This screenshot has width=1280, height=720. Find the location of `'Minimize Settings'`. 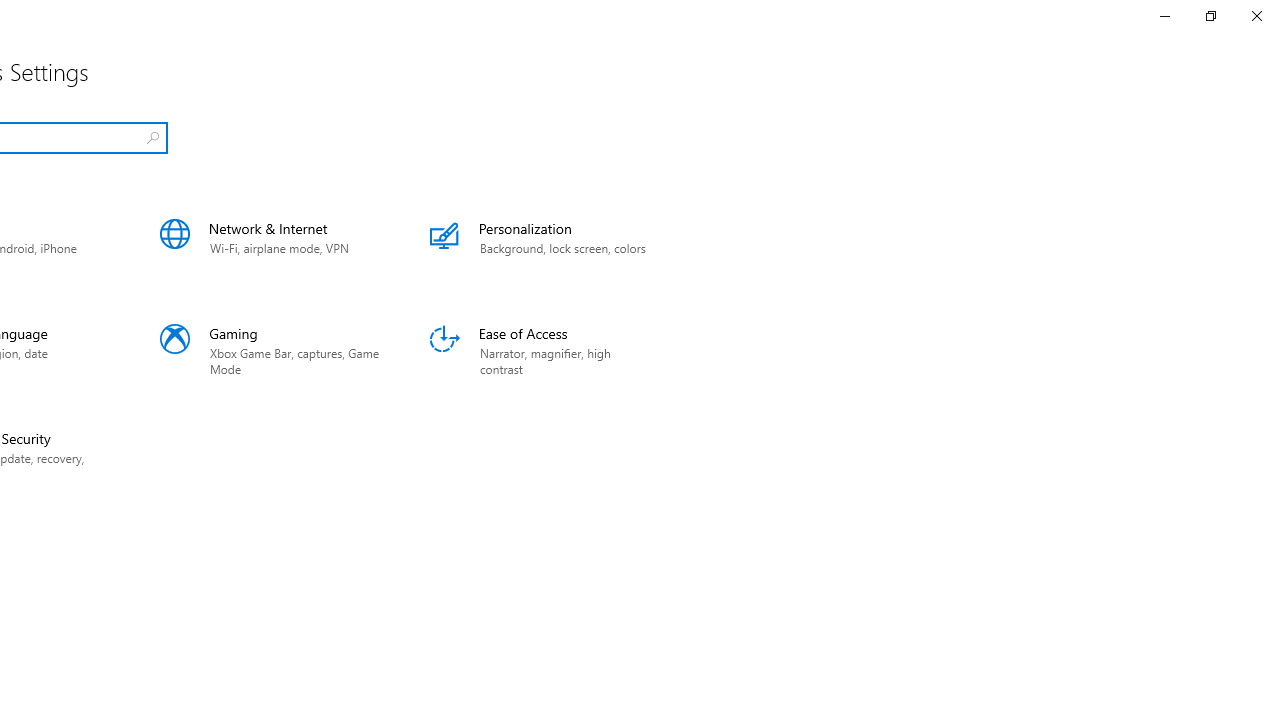

'Minimize Settings' is located at coordinates (1164, 15).